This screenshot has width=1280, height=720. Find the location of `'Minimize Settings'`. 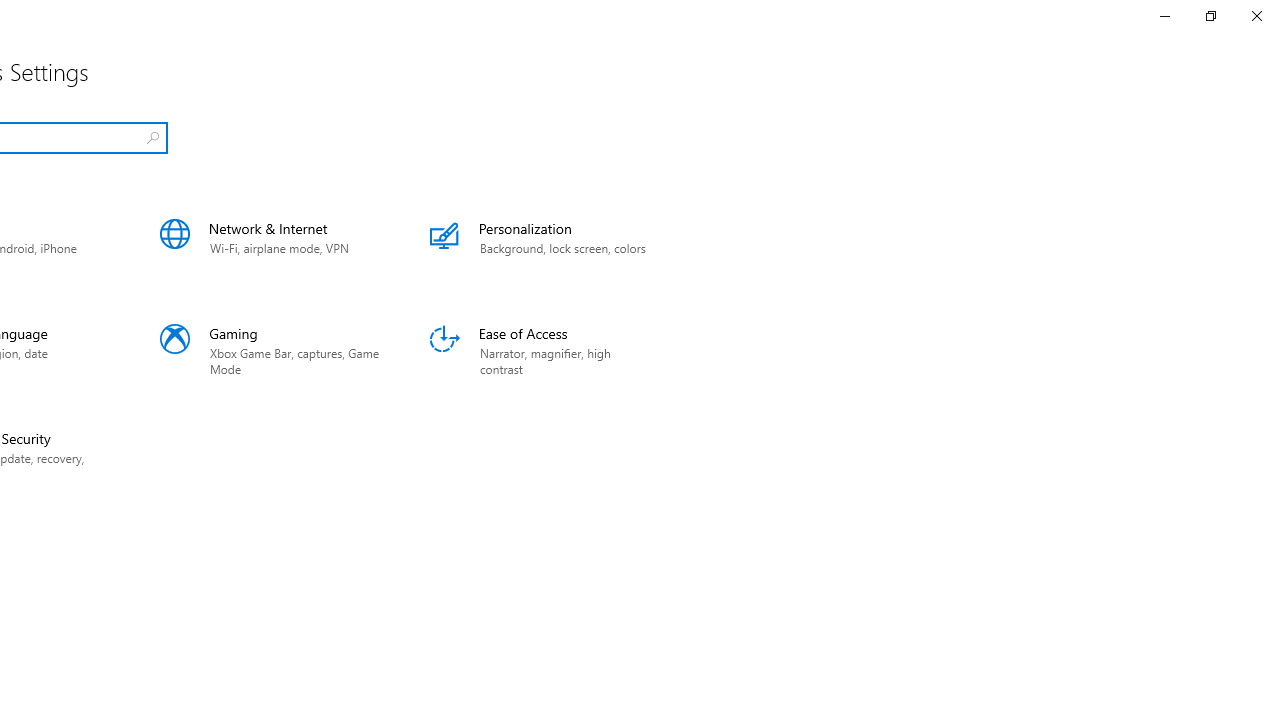

'Minimize Settings' is located at coordinates (1164, 15).